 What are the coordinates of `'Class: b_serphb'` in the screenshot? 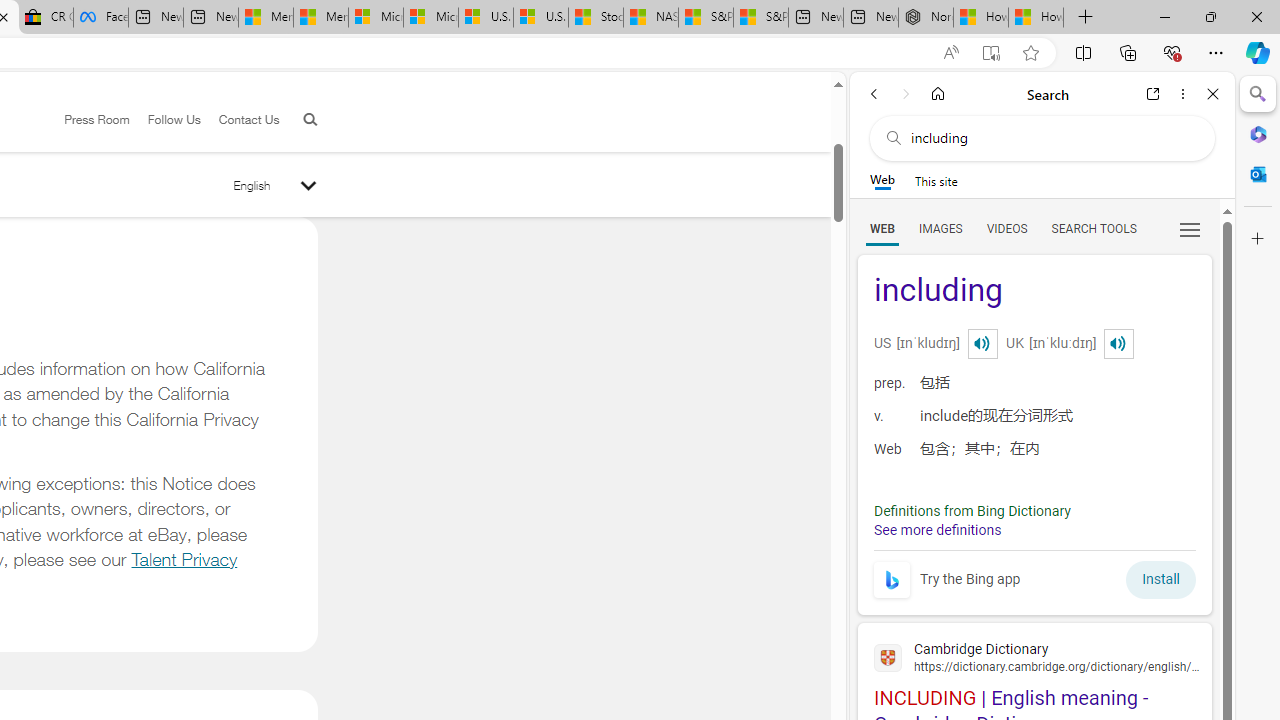 It's located at (1190, 229).